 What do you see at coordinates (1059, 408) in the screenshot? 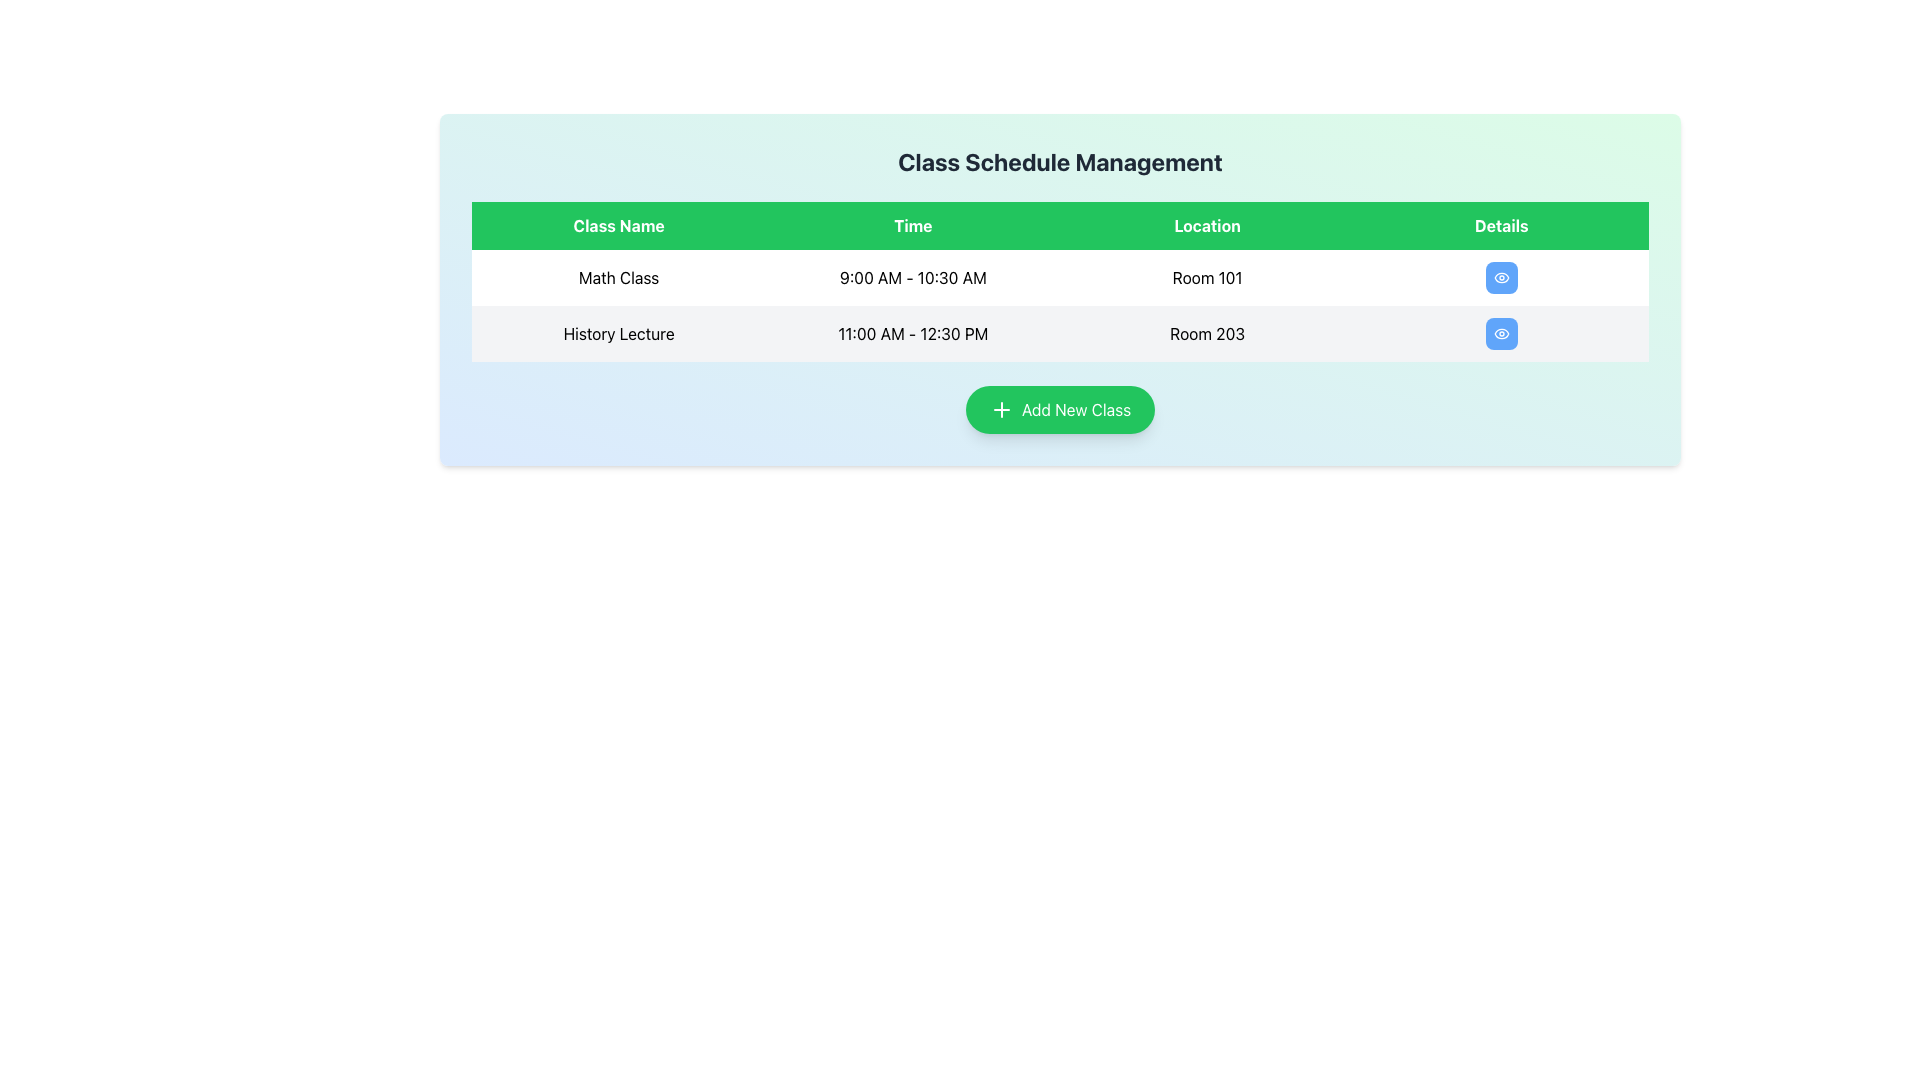
I see `the rounded green button labeled 'Add New Class' with a plus sign icon, located centrally at the bottom of the main content area` at bounding box center [1059, 408].